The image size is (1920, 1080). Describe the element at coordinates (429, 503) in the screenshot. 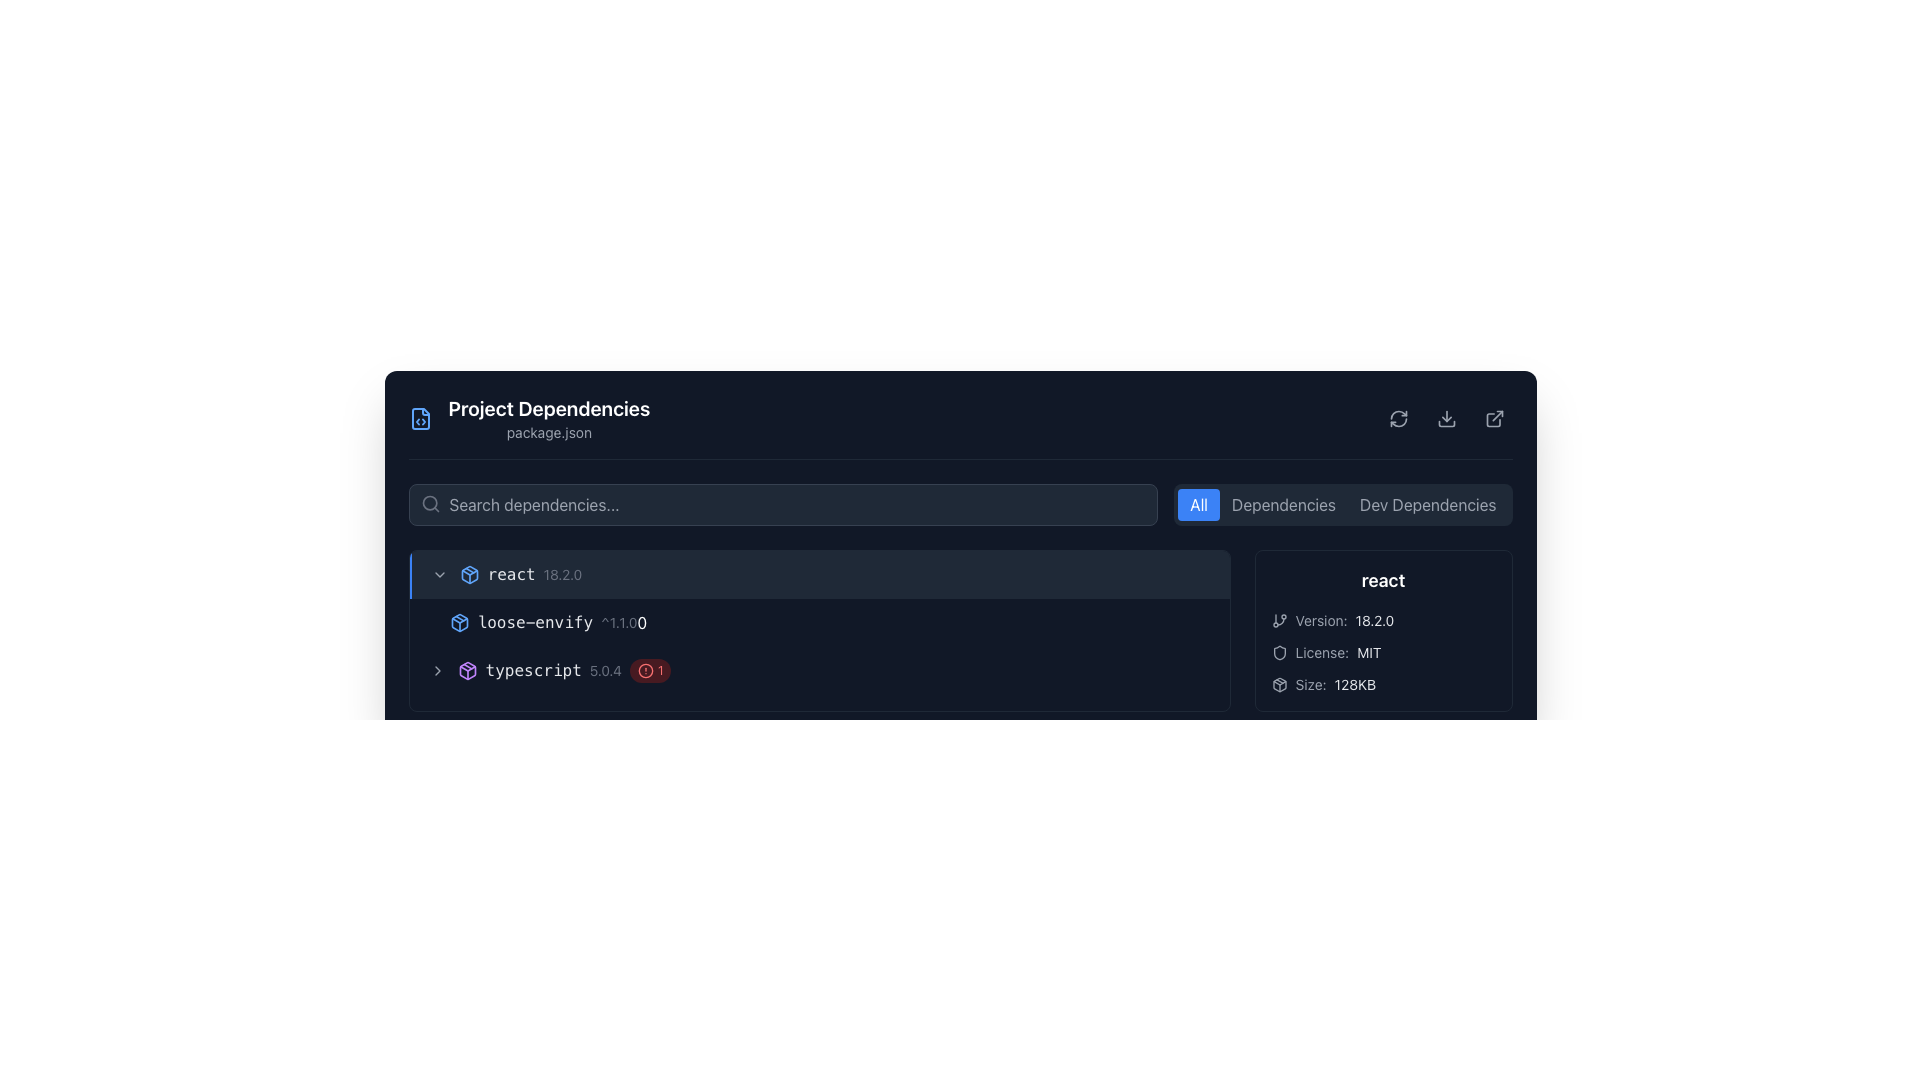

I see `the magnifying glass icon representing the search function, located to the left of the placeholder text 'Search dependencies...'` at that location.